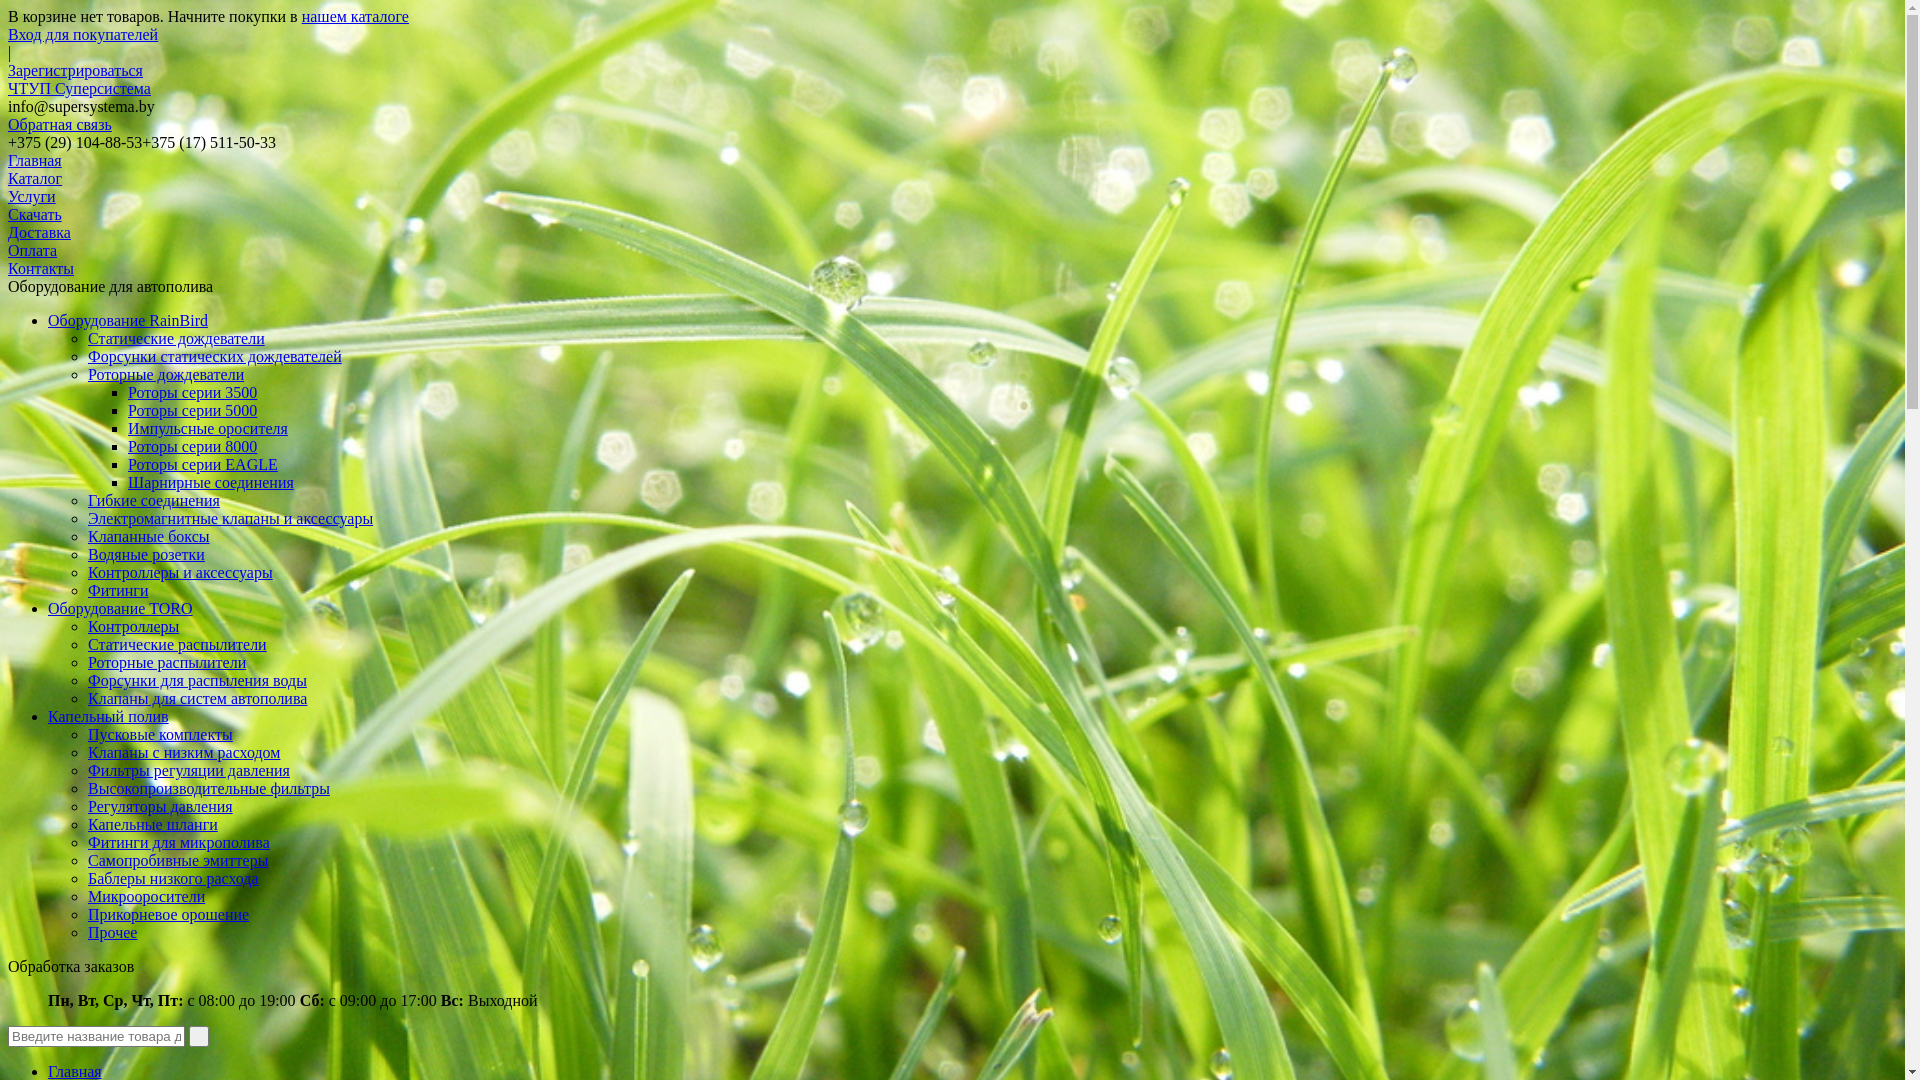 Image resolution: width=1920 pixels, height=1080 pixels. Describe the element at coordinates (188, 1035) in the screenshot. I see `' '` at that location.